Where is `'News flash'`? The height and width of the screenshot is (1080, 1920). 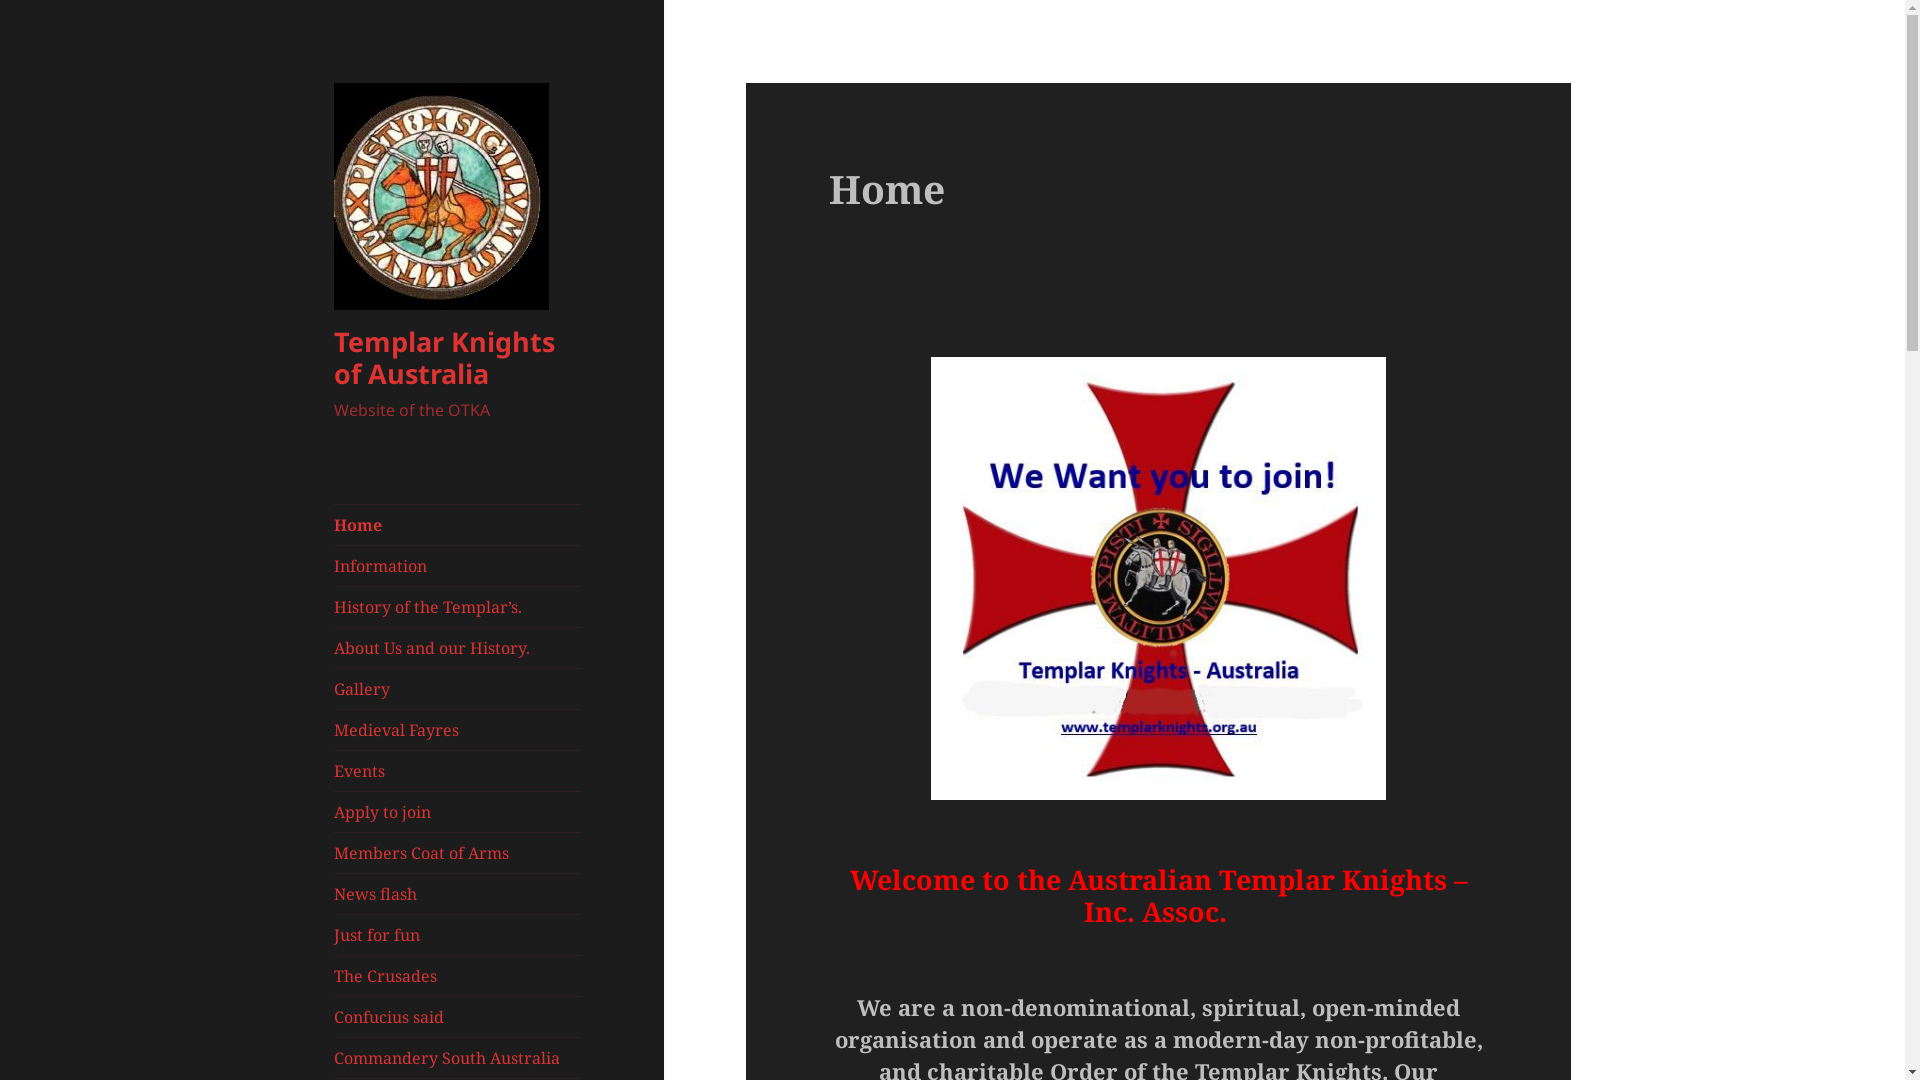 'News flash' is located at coordinates (456, 893).